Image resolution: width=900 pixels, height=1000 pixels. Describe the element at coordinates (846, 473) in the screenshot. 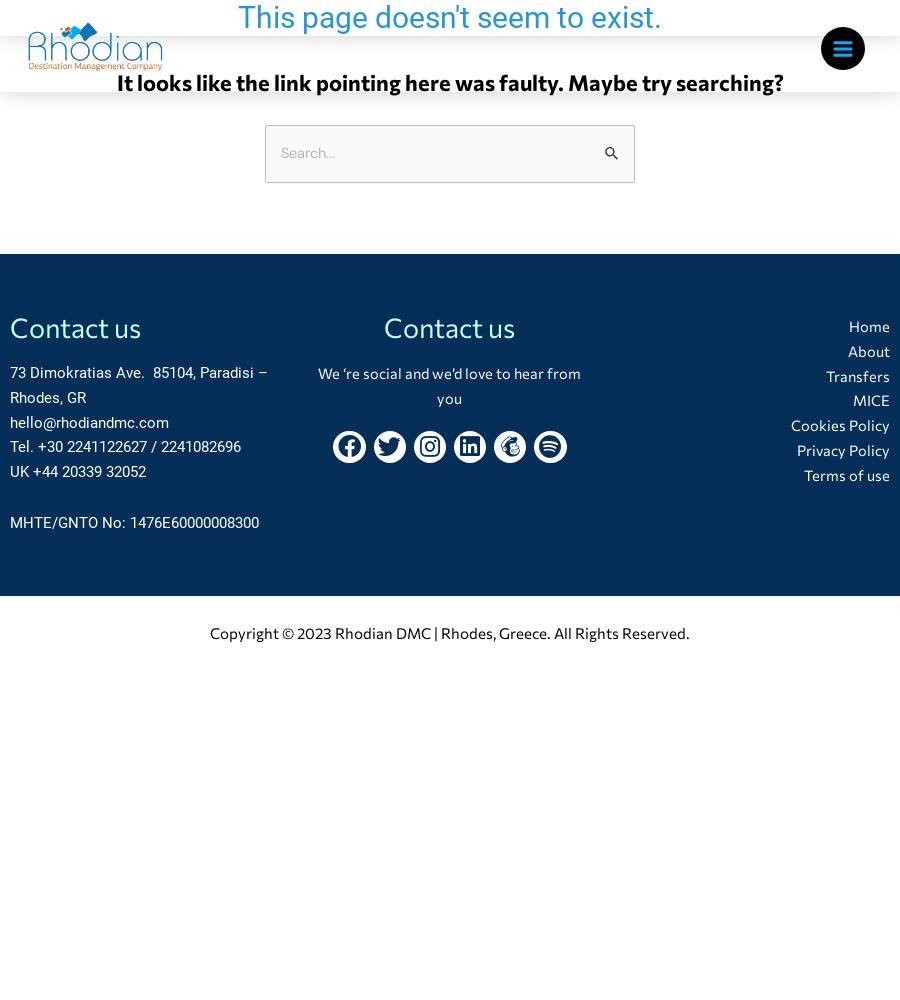

I see `'Terms of  use'` at that location.